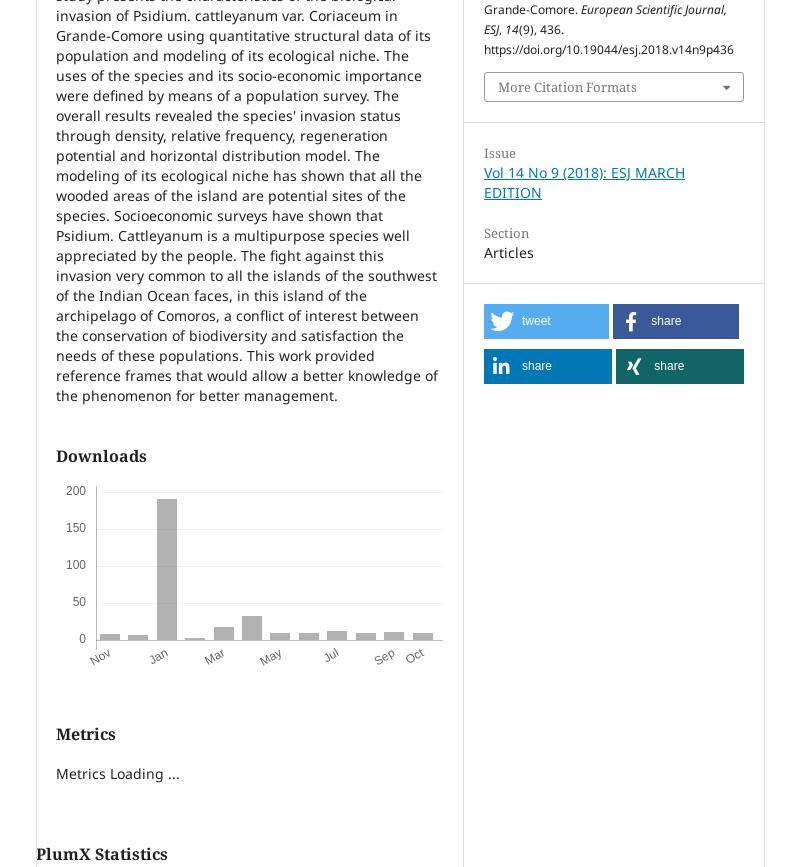  I want to click on 'Section', so click(505, 232).